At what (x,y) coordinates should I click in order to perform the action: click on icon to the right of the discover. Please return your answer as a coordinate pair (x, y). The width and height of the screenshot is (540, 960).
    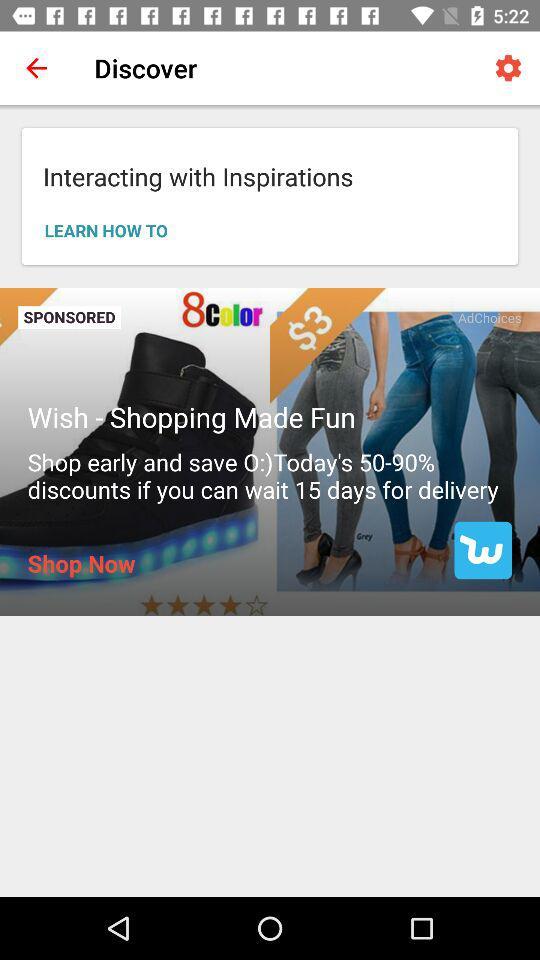
    Looking at the image, I should click on (508, 68).